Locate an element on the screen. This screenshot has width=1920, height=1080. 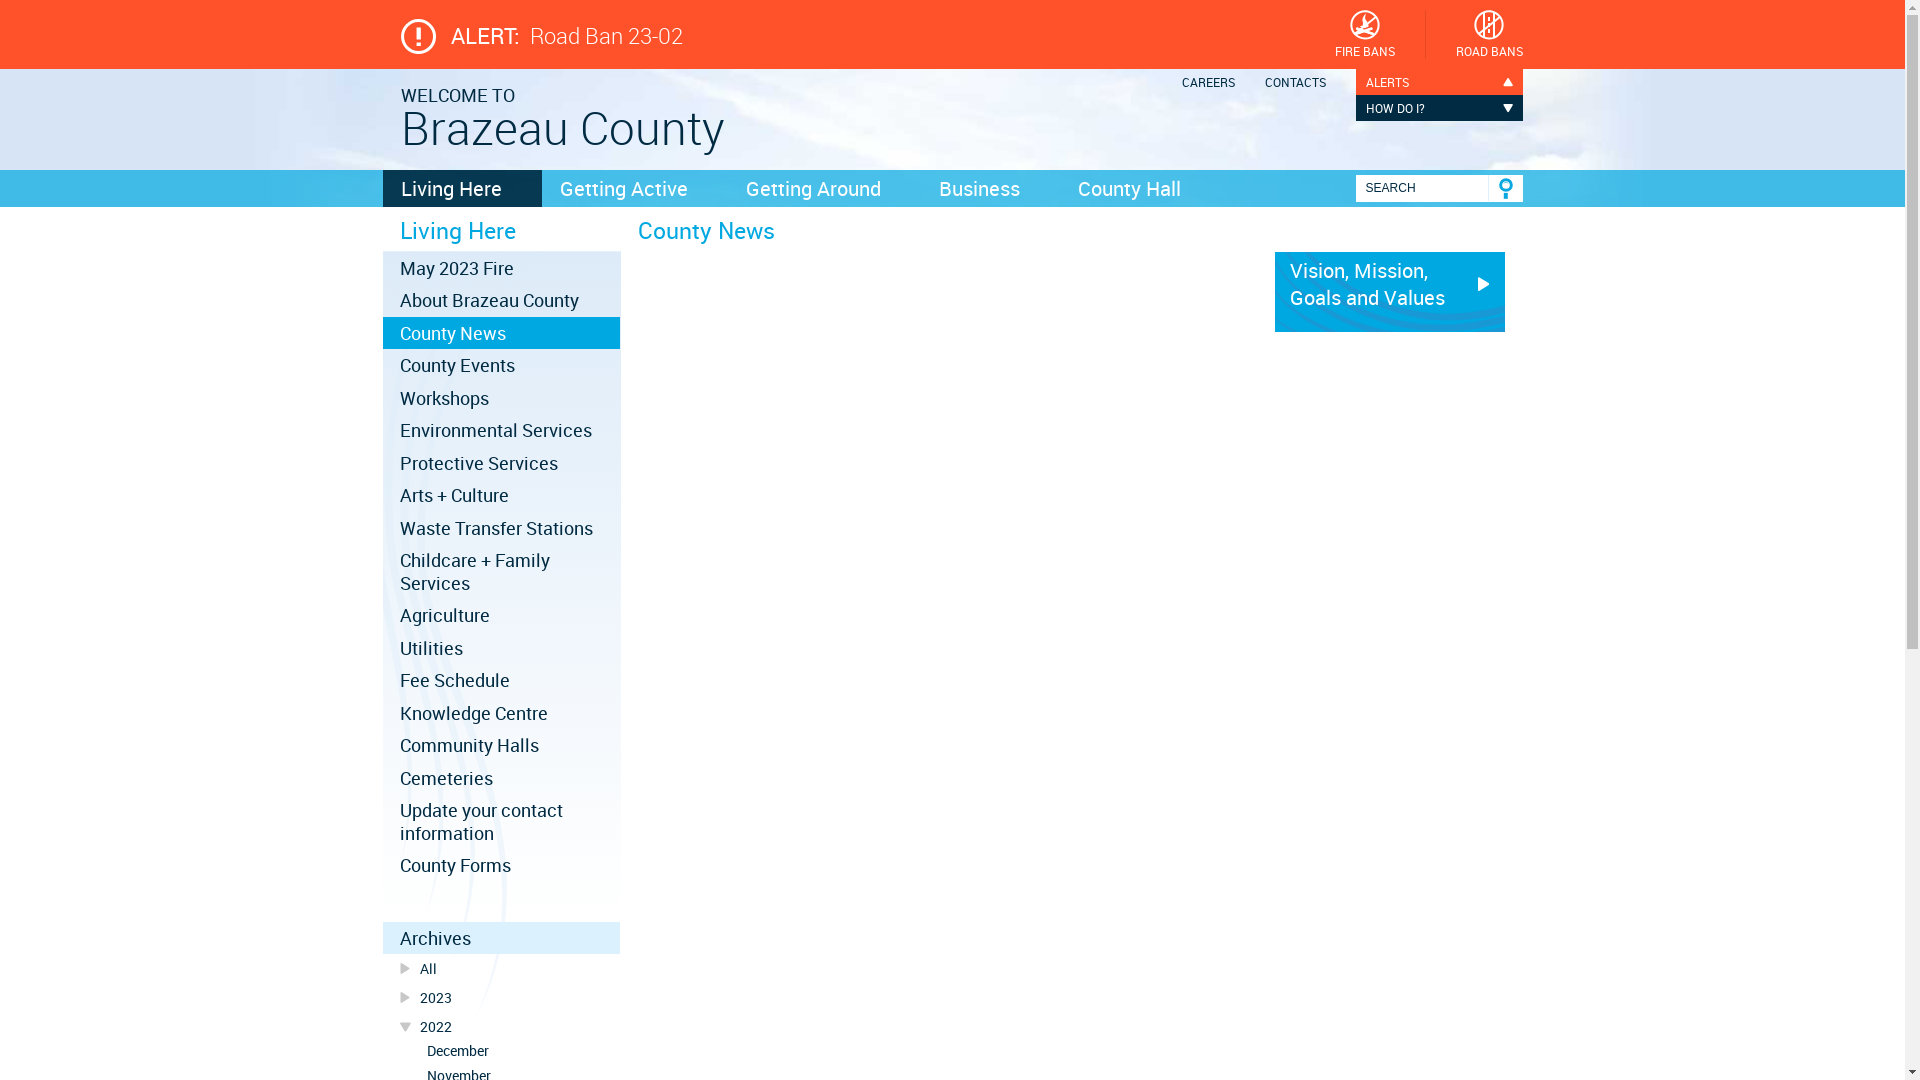
'Workshops' is located at coordinates (500, 397).